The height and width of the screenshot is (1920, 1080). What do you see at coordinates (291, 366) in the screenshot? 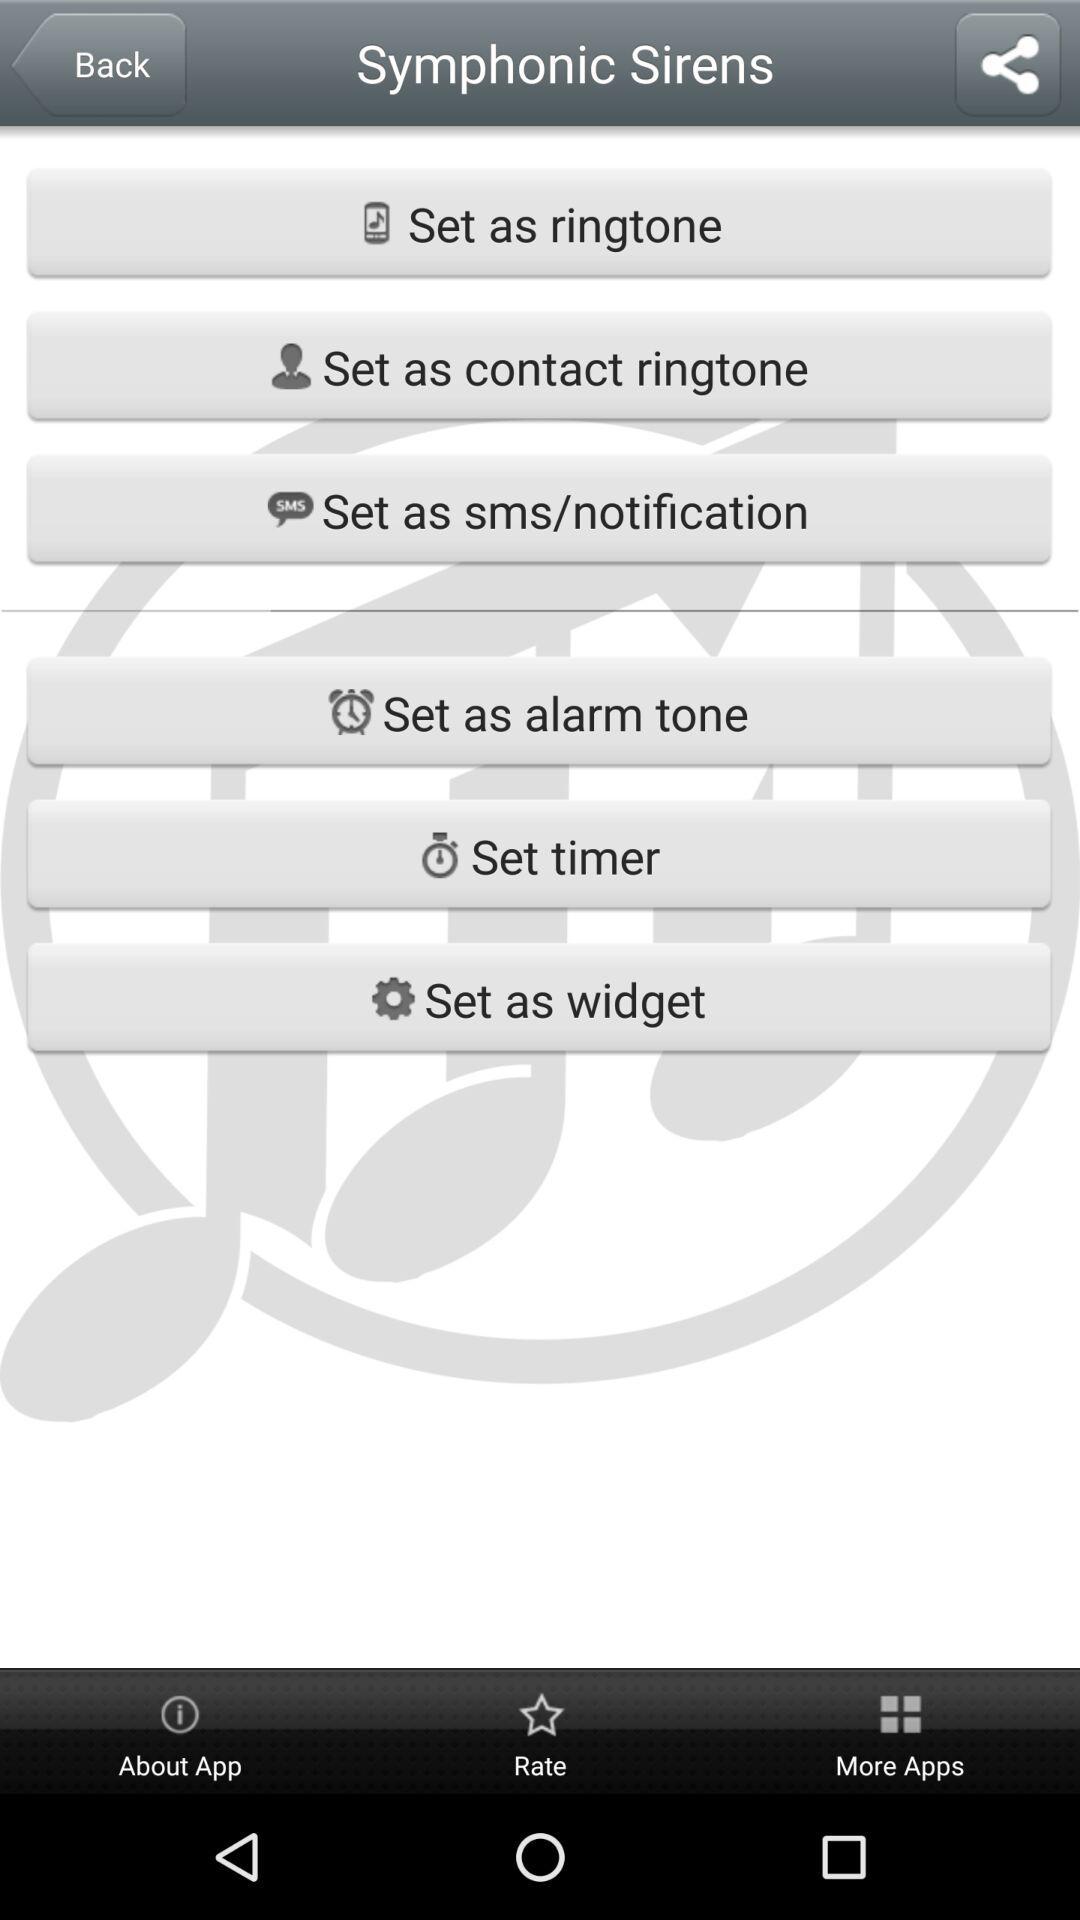
I see `the profile icon on the web page` at bounding box center [291, 366].